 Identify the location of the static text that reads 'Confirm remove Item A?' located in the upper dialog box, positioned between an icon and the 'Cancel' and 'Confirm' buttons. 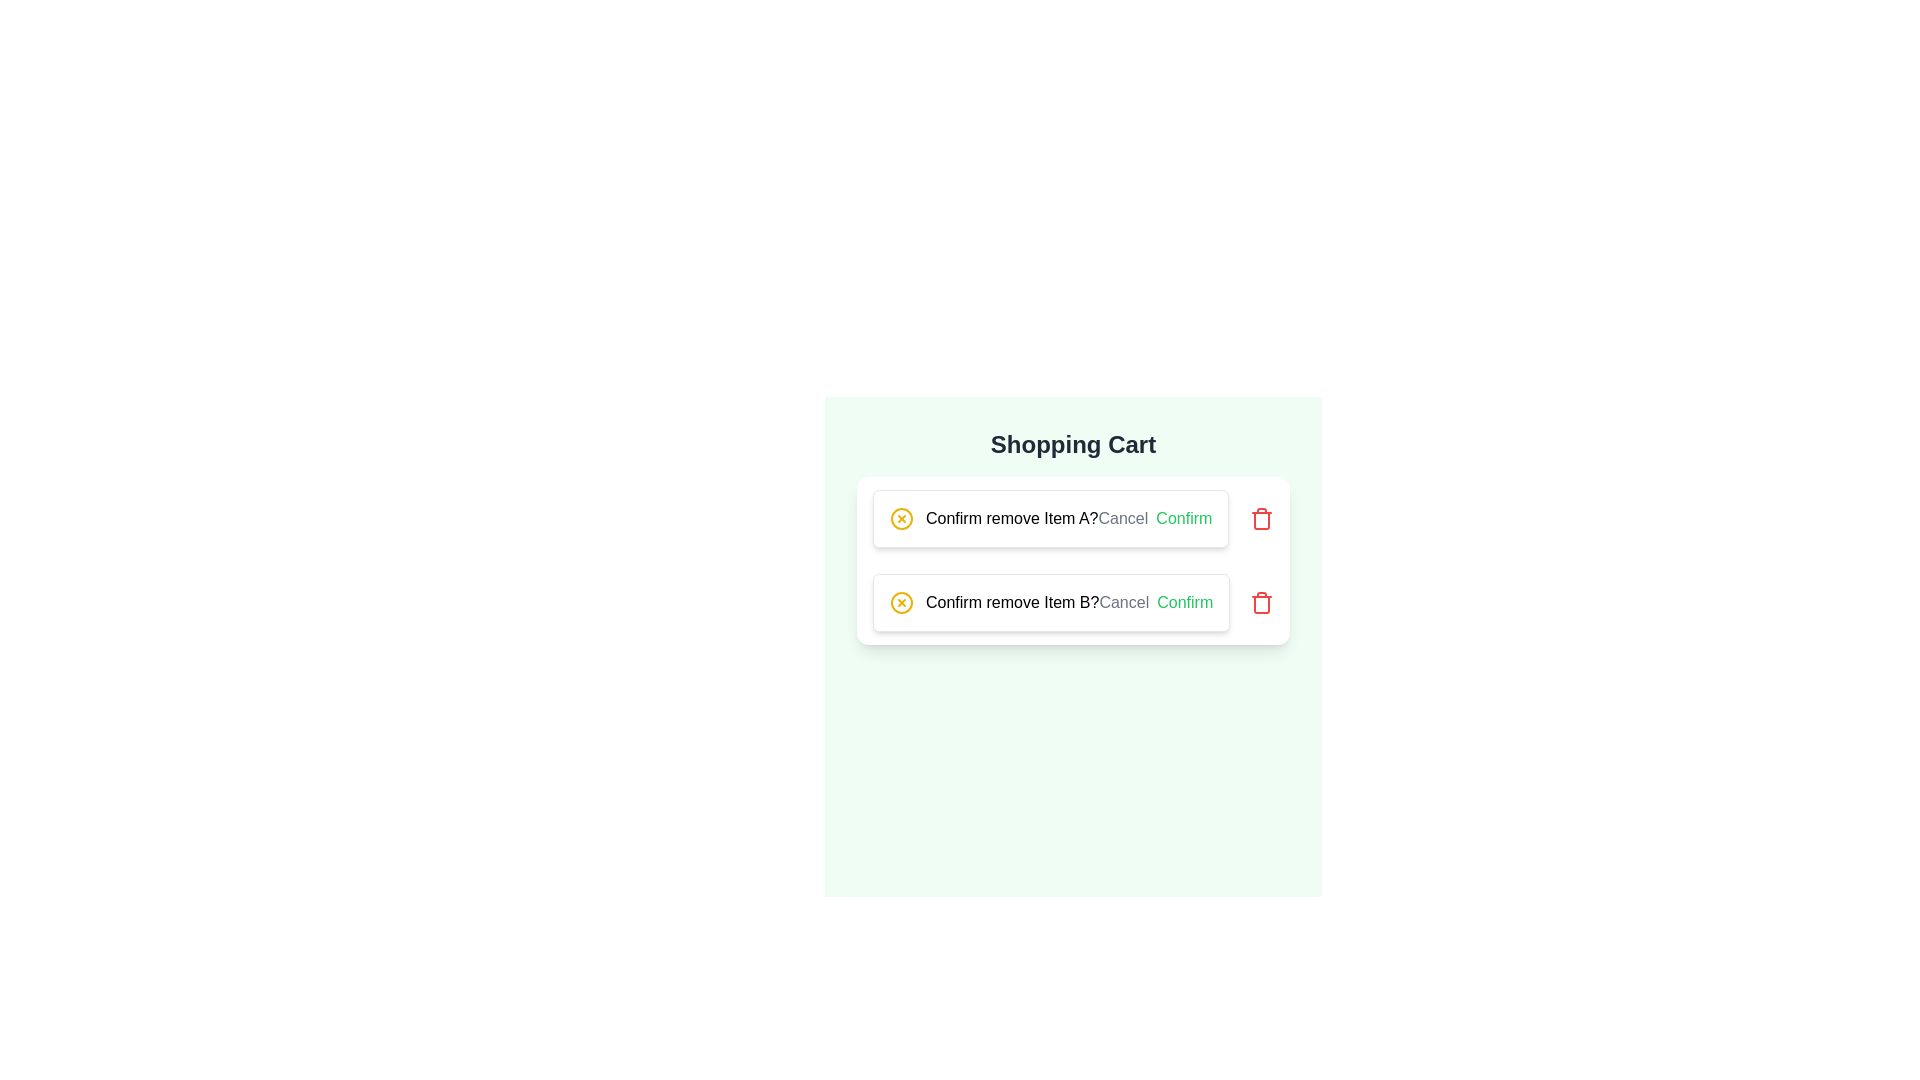
(1012, 518).